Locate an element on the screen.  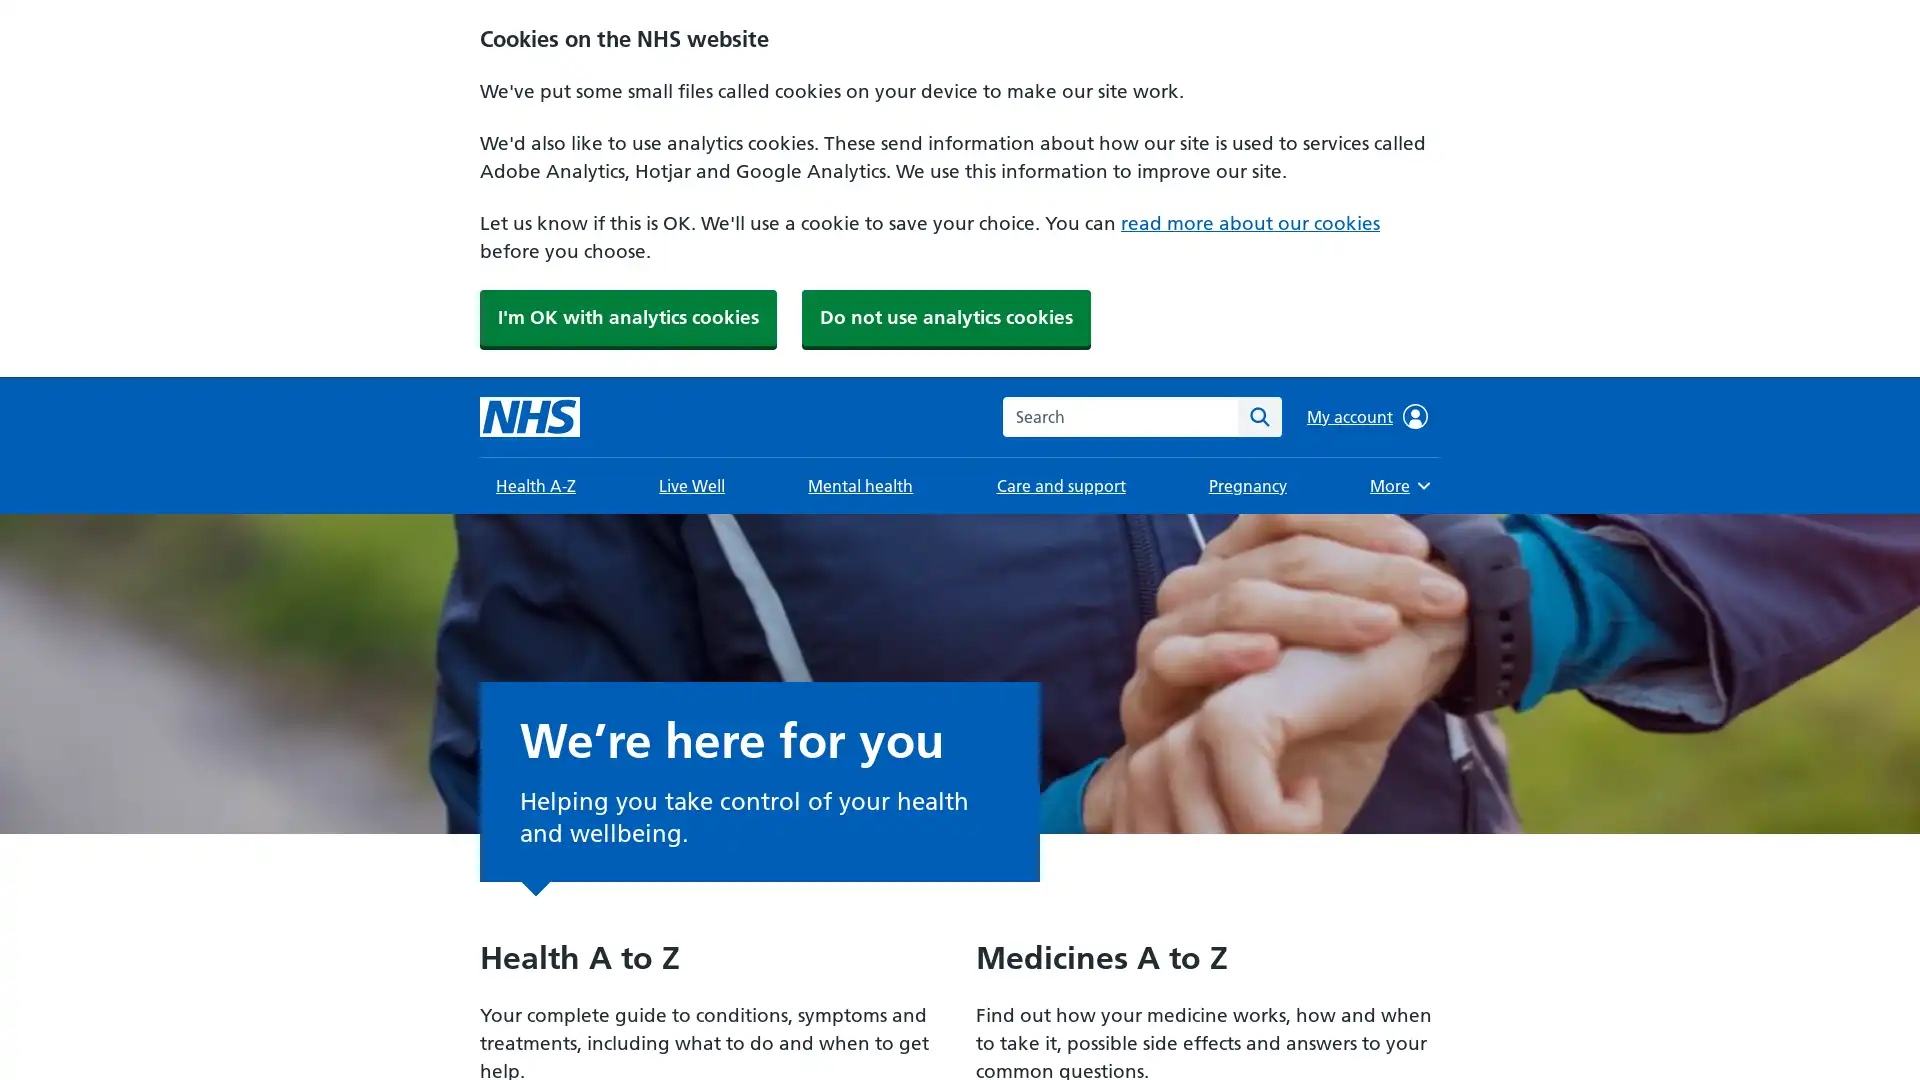
Search is located at coordinates (1258, 415).